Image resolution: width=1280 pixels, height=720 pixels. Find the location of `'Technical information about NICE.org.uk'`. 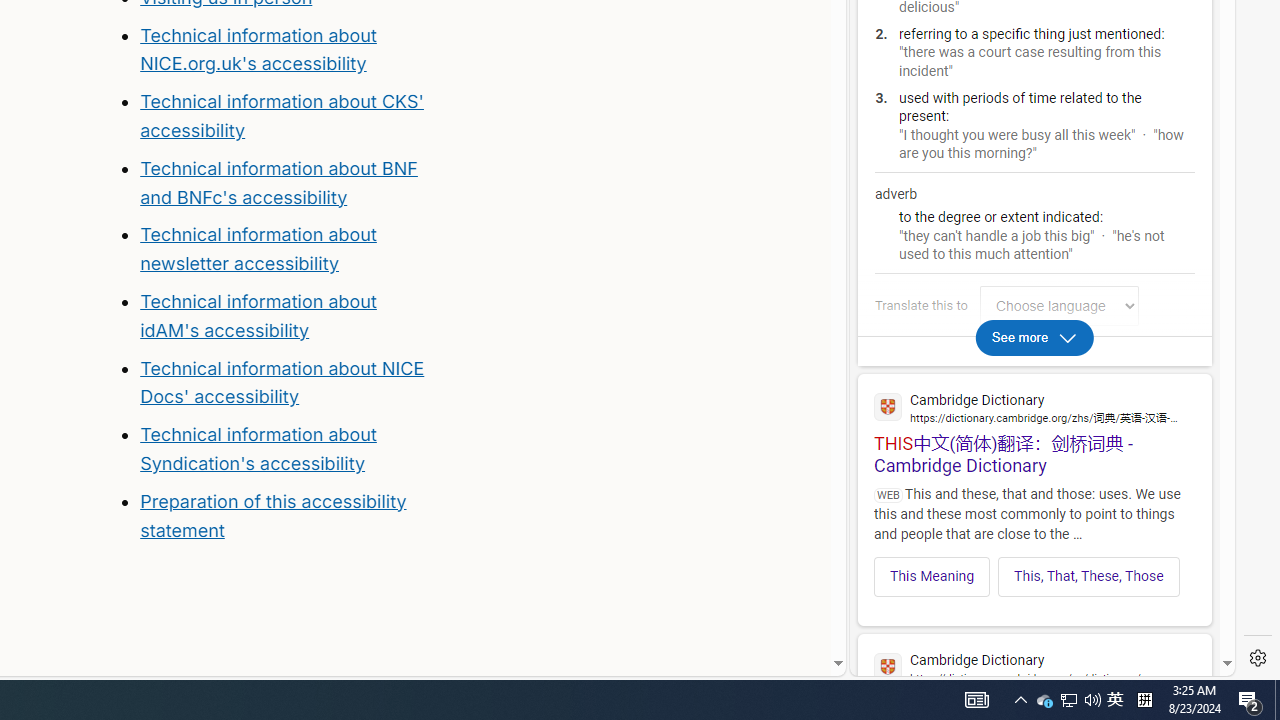

'Technical information about NICE.org.uk' is located at coordinates (257, 48).